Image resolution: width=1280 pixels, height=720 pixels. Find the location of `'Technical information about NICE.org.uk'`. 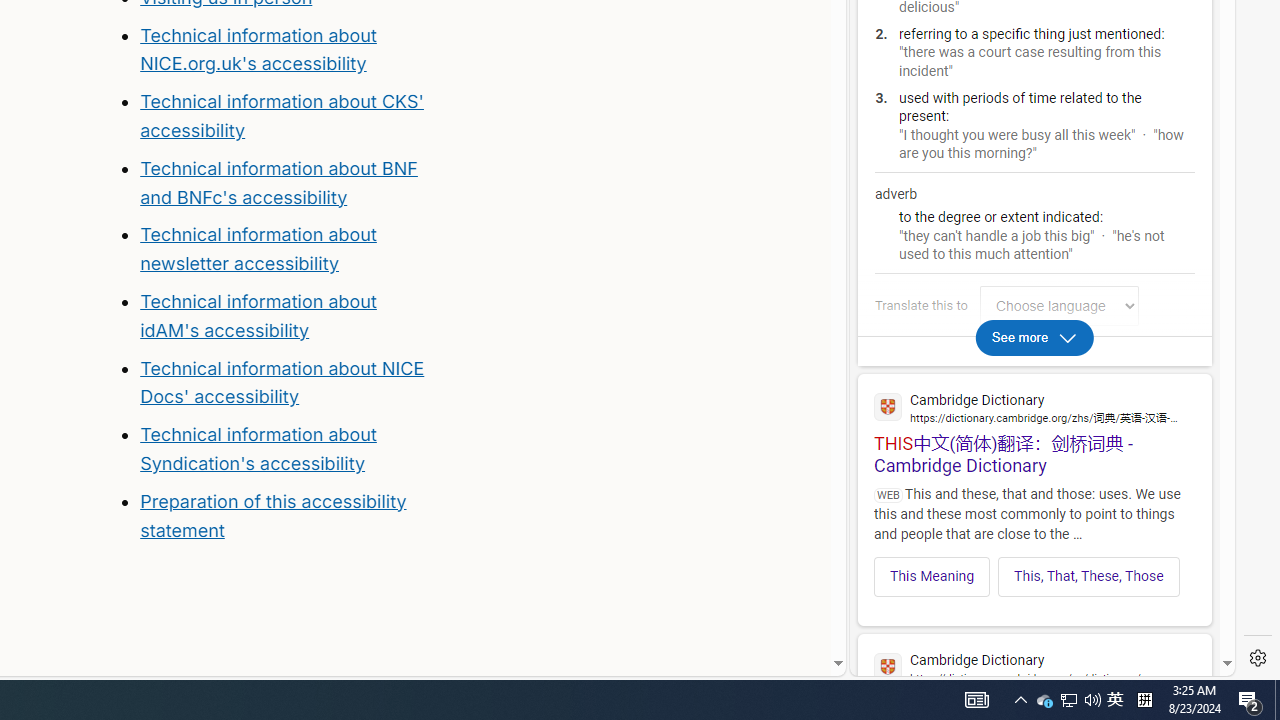

'Technical information about NICE.org.uk' is located at coordinates (257, 48).